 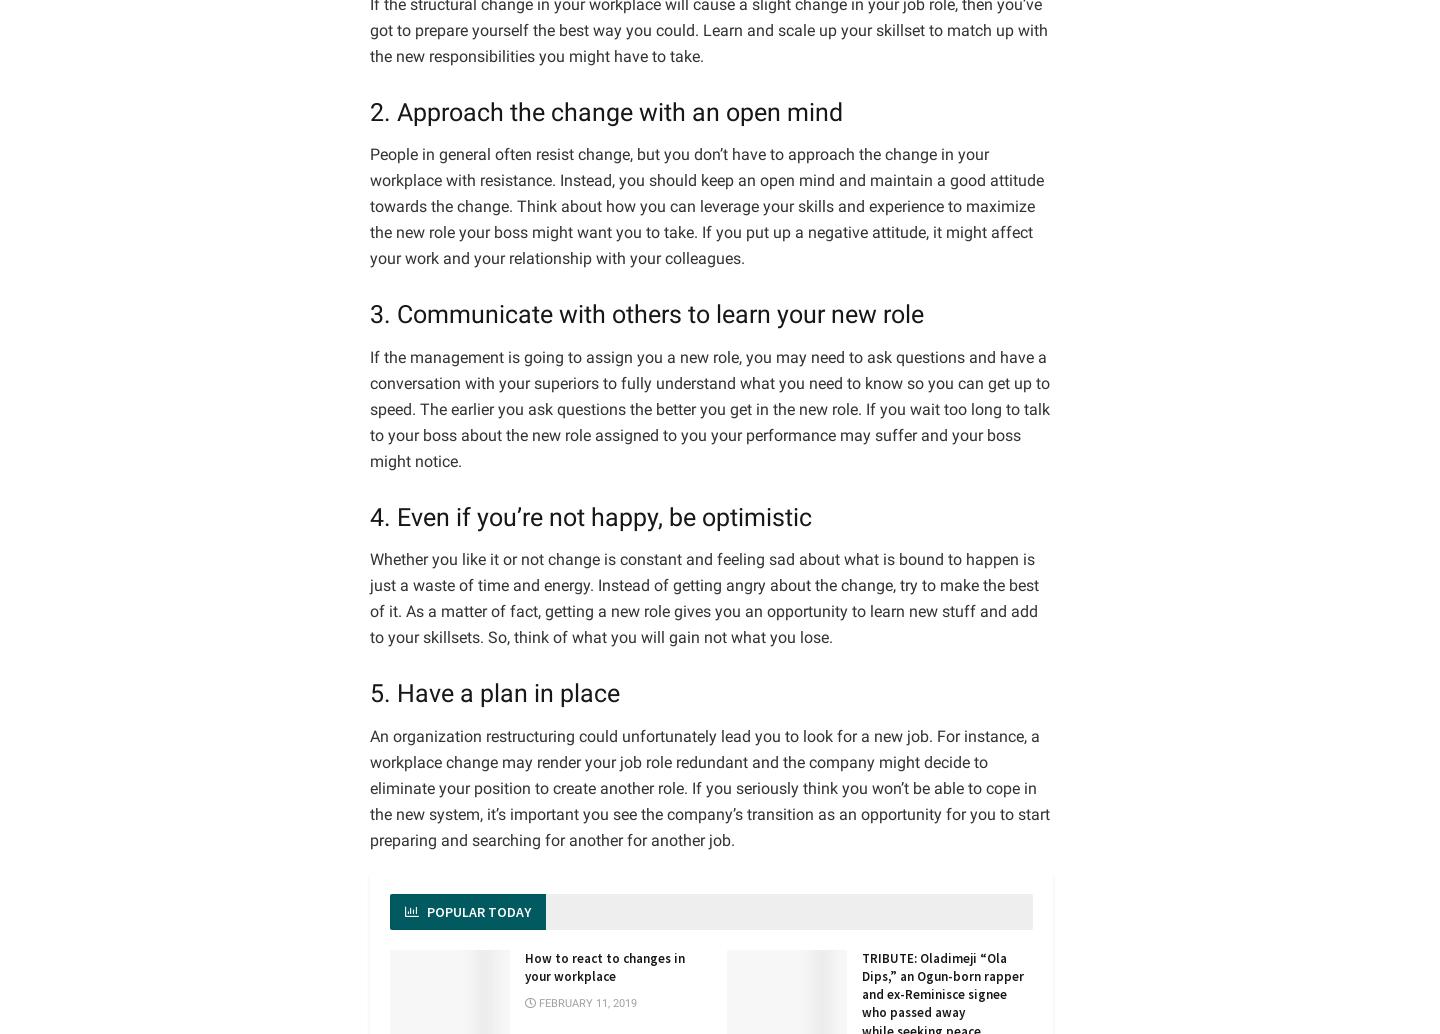 What do you see at coordinates (368, 407) in the screenshot?
I see `'If the management is going to assign you a new role, you may need to ask questions and have a conversation with your superiors to fully understand what you need to know so you can get up to speed. The earlier you ask questions the better you get in the new role. If you wait too long to talk to your boss about the new role assigned to you your performance may suffer and your boss might notice.'` at bounding box center [368, 407].